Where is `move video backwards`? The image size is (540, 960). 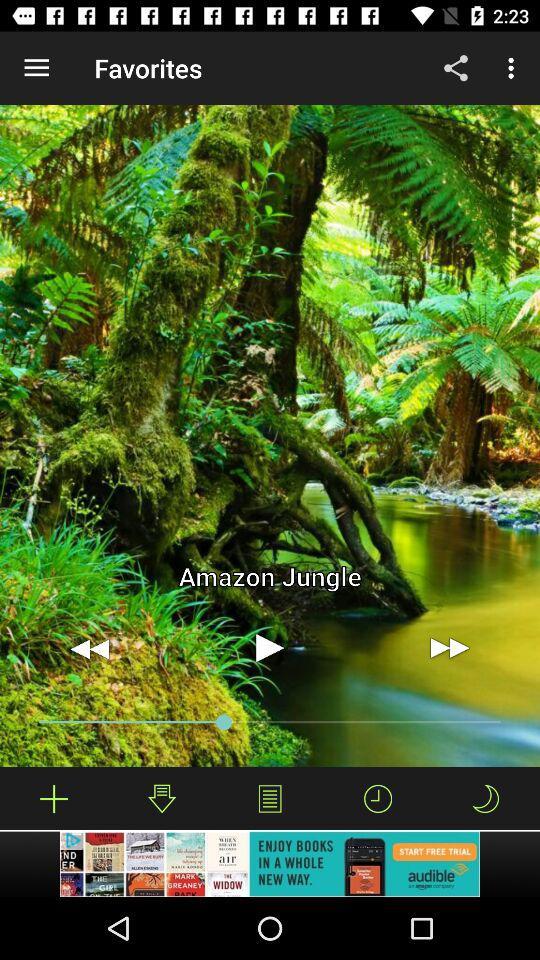 move video backwards is located at coordinates (89, 647).